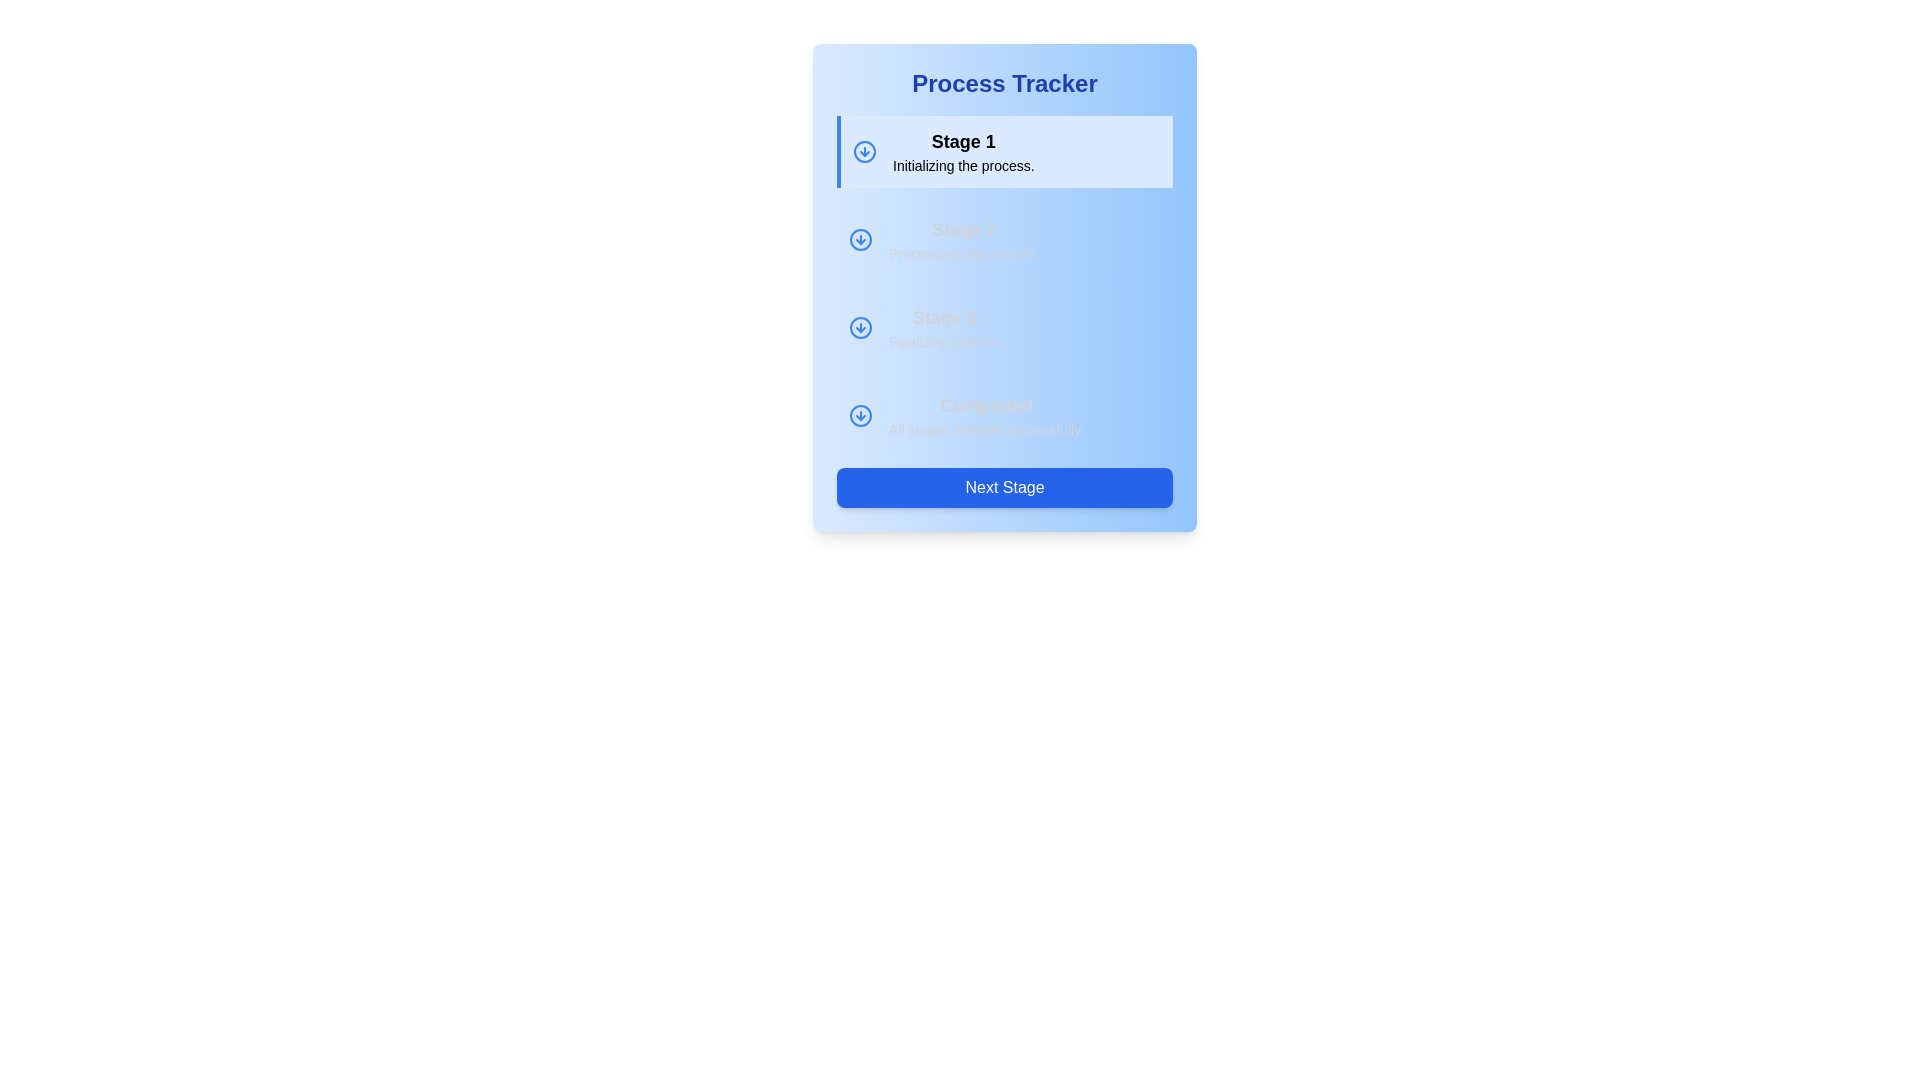  I want to click on the circular SVG shape with a blue stroke adjacent to the 'Stage 3' label in the vertical process tracker, so click(860, 326).